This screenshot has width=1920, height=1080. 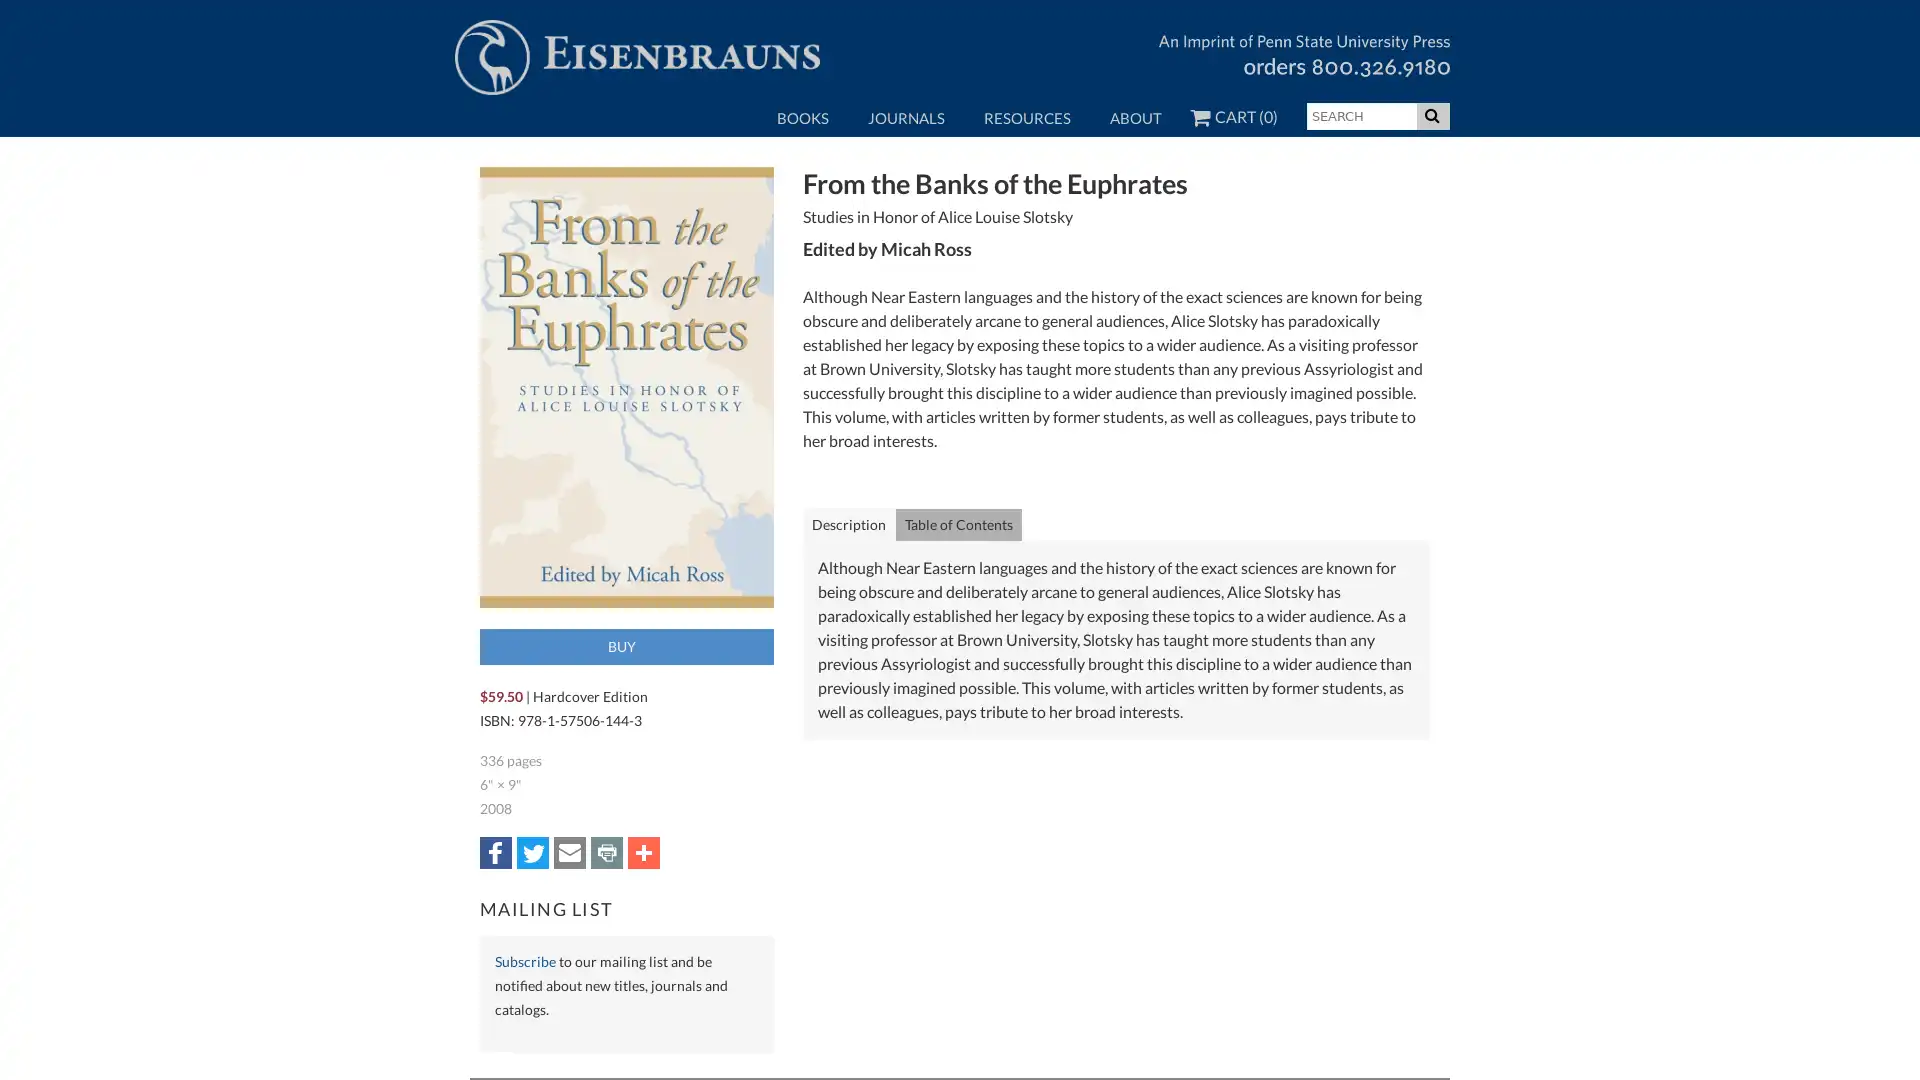 What do you see at coordinates (643, 852) in the screenshot?
I see `Share to More` at bounding box center [643, 852].